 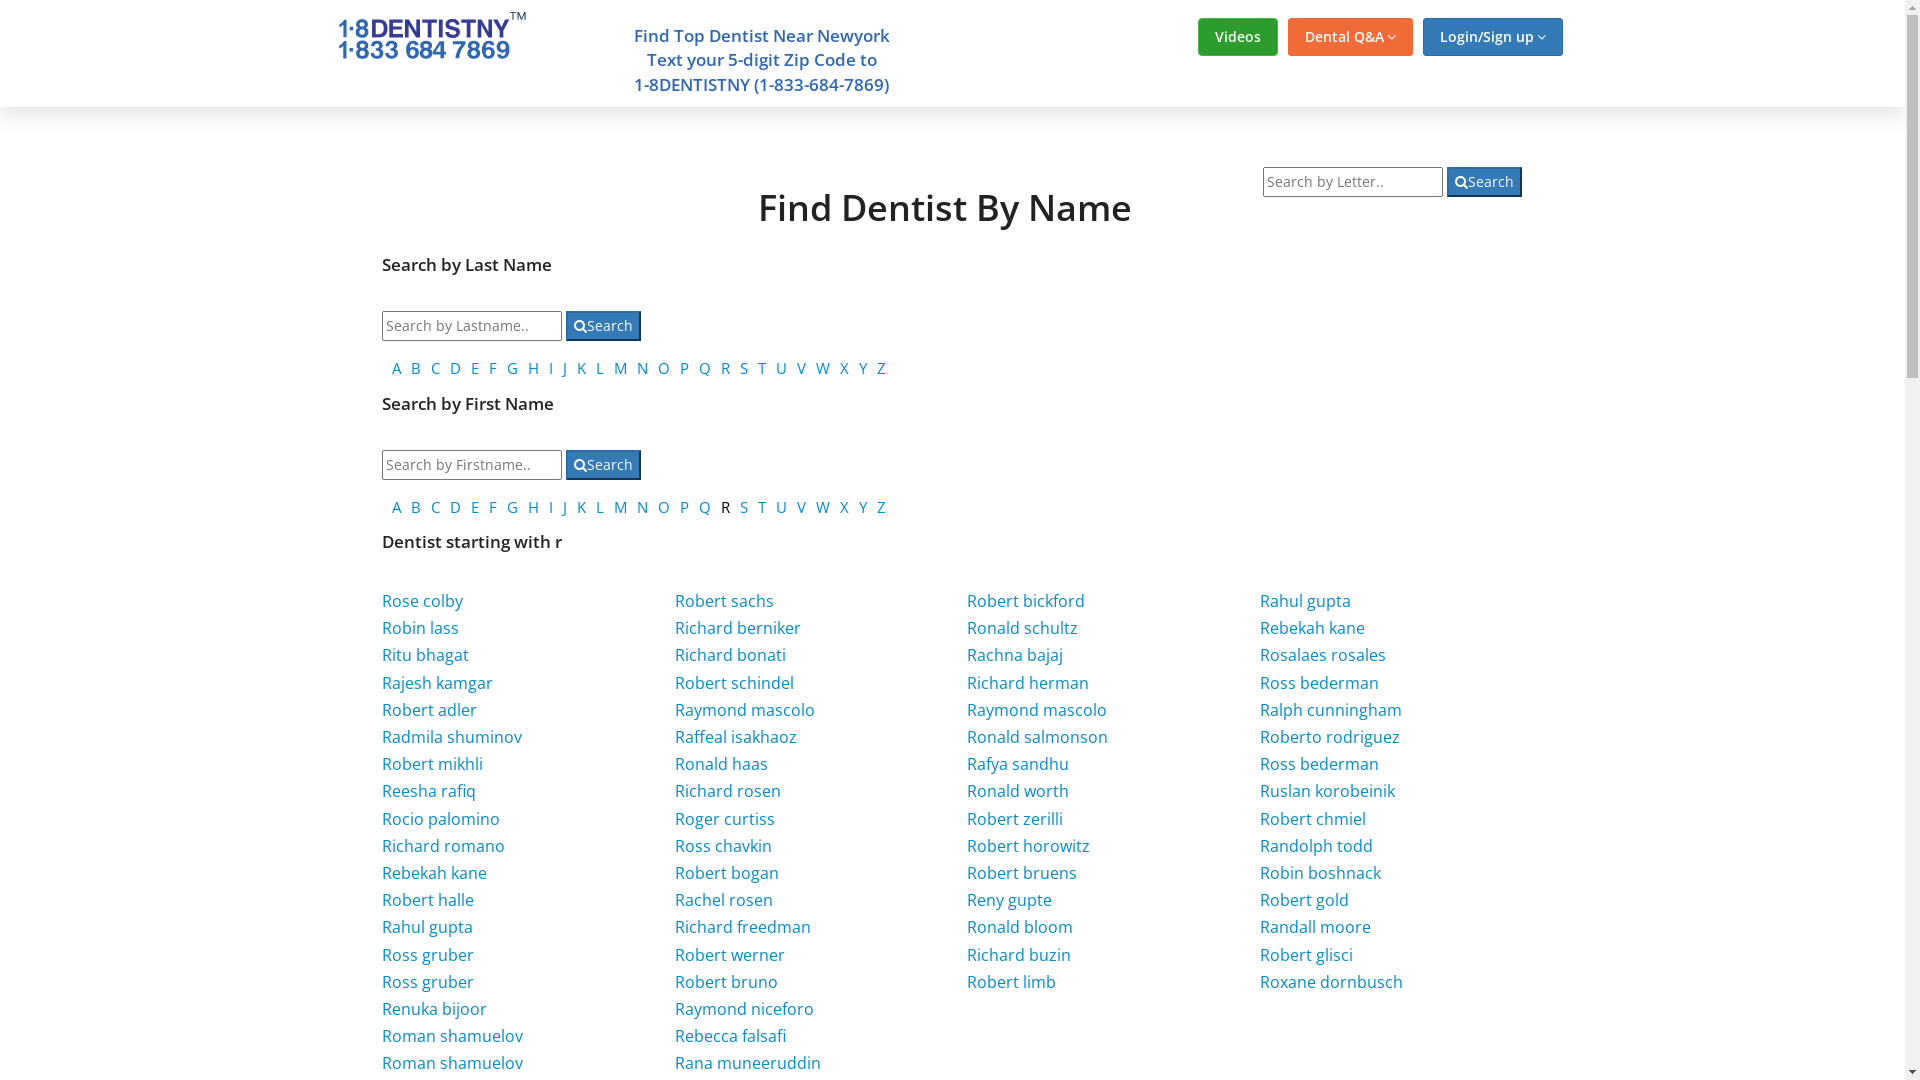 I want to click on 'Richard buzin', so click(x=1018, y=954).